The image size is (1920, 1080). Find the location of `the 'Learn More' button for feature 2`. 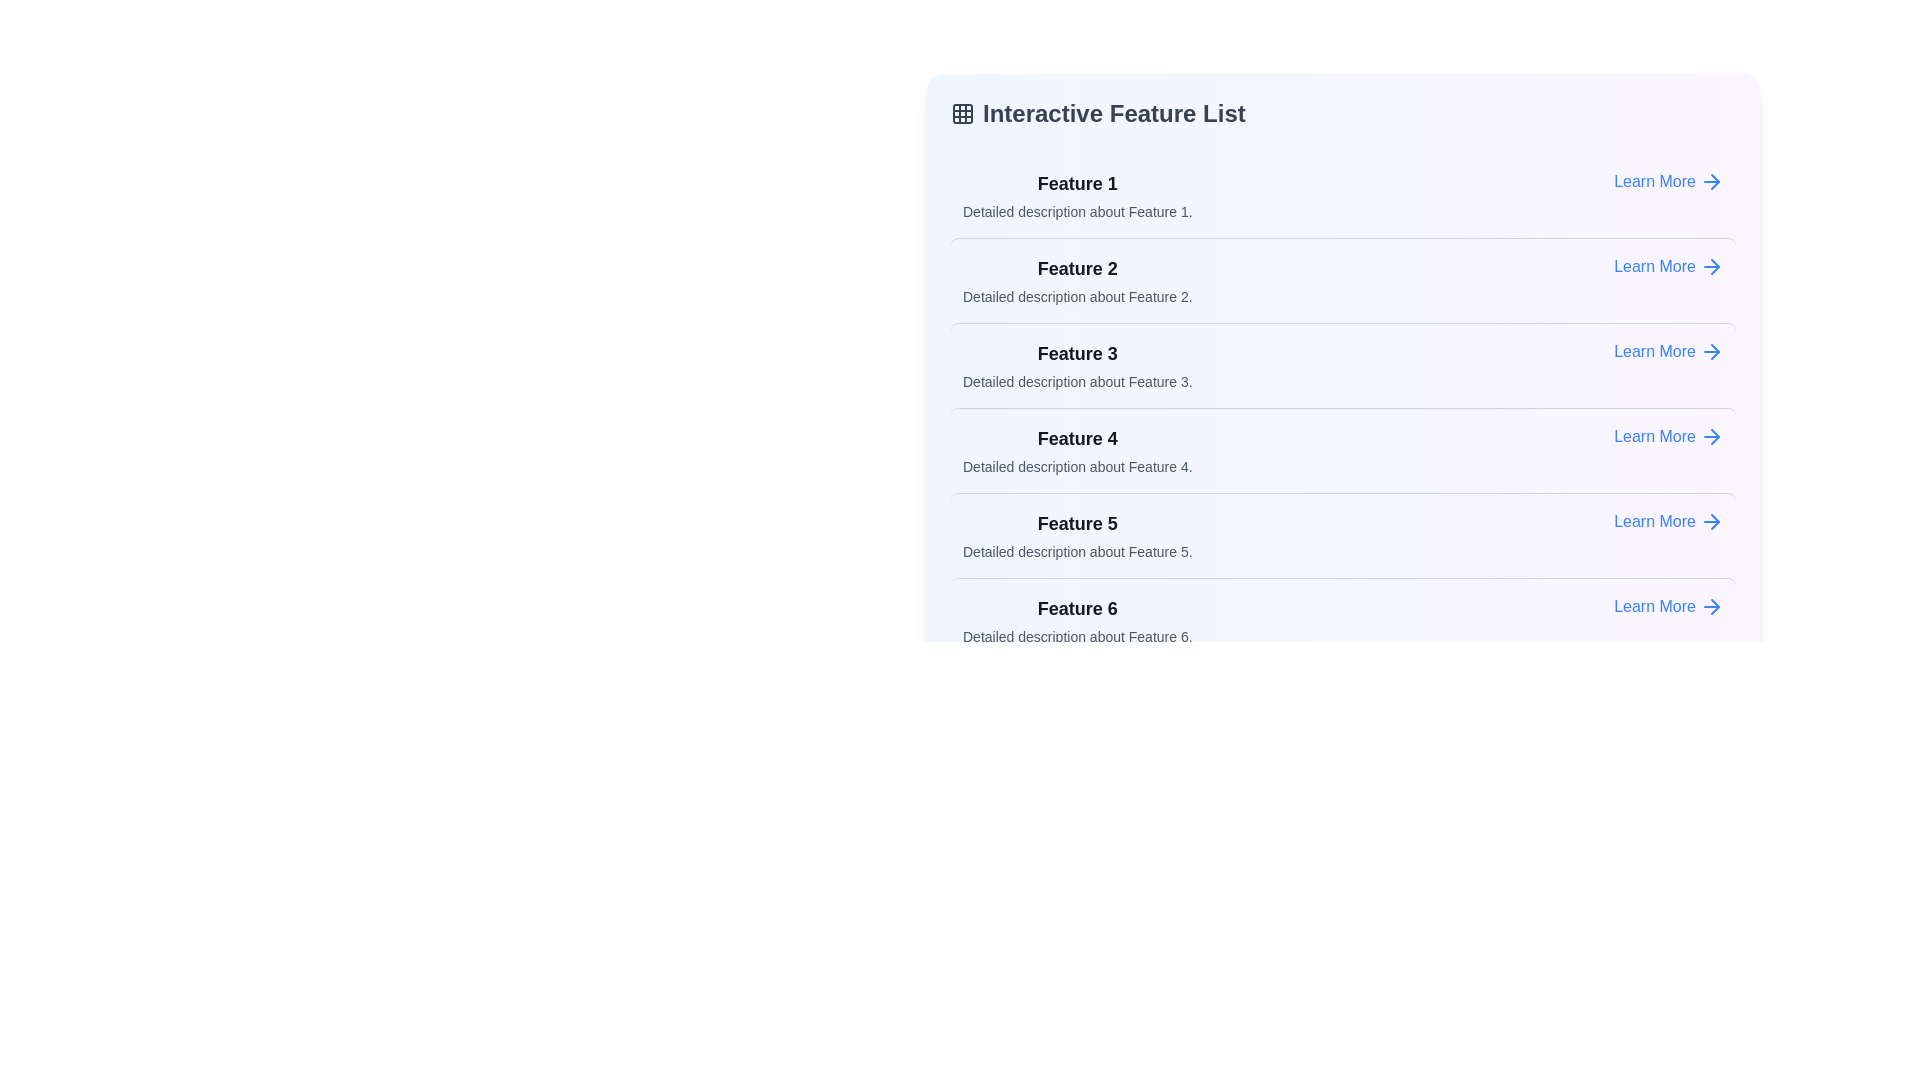

the 'Learn More' button for feature 2 is located at coordinates (1669, 265).